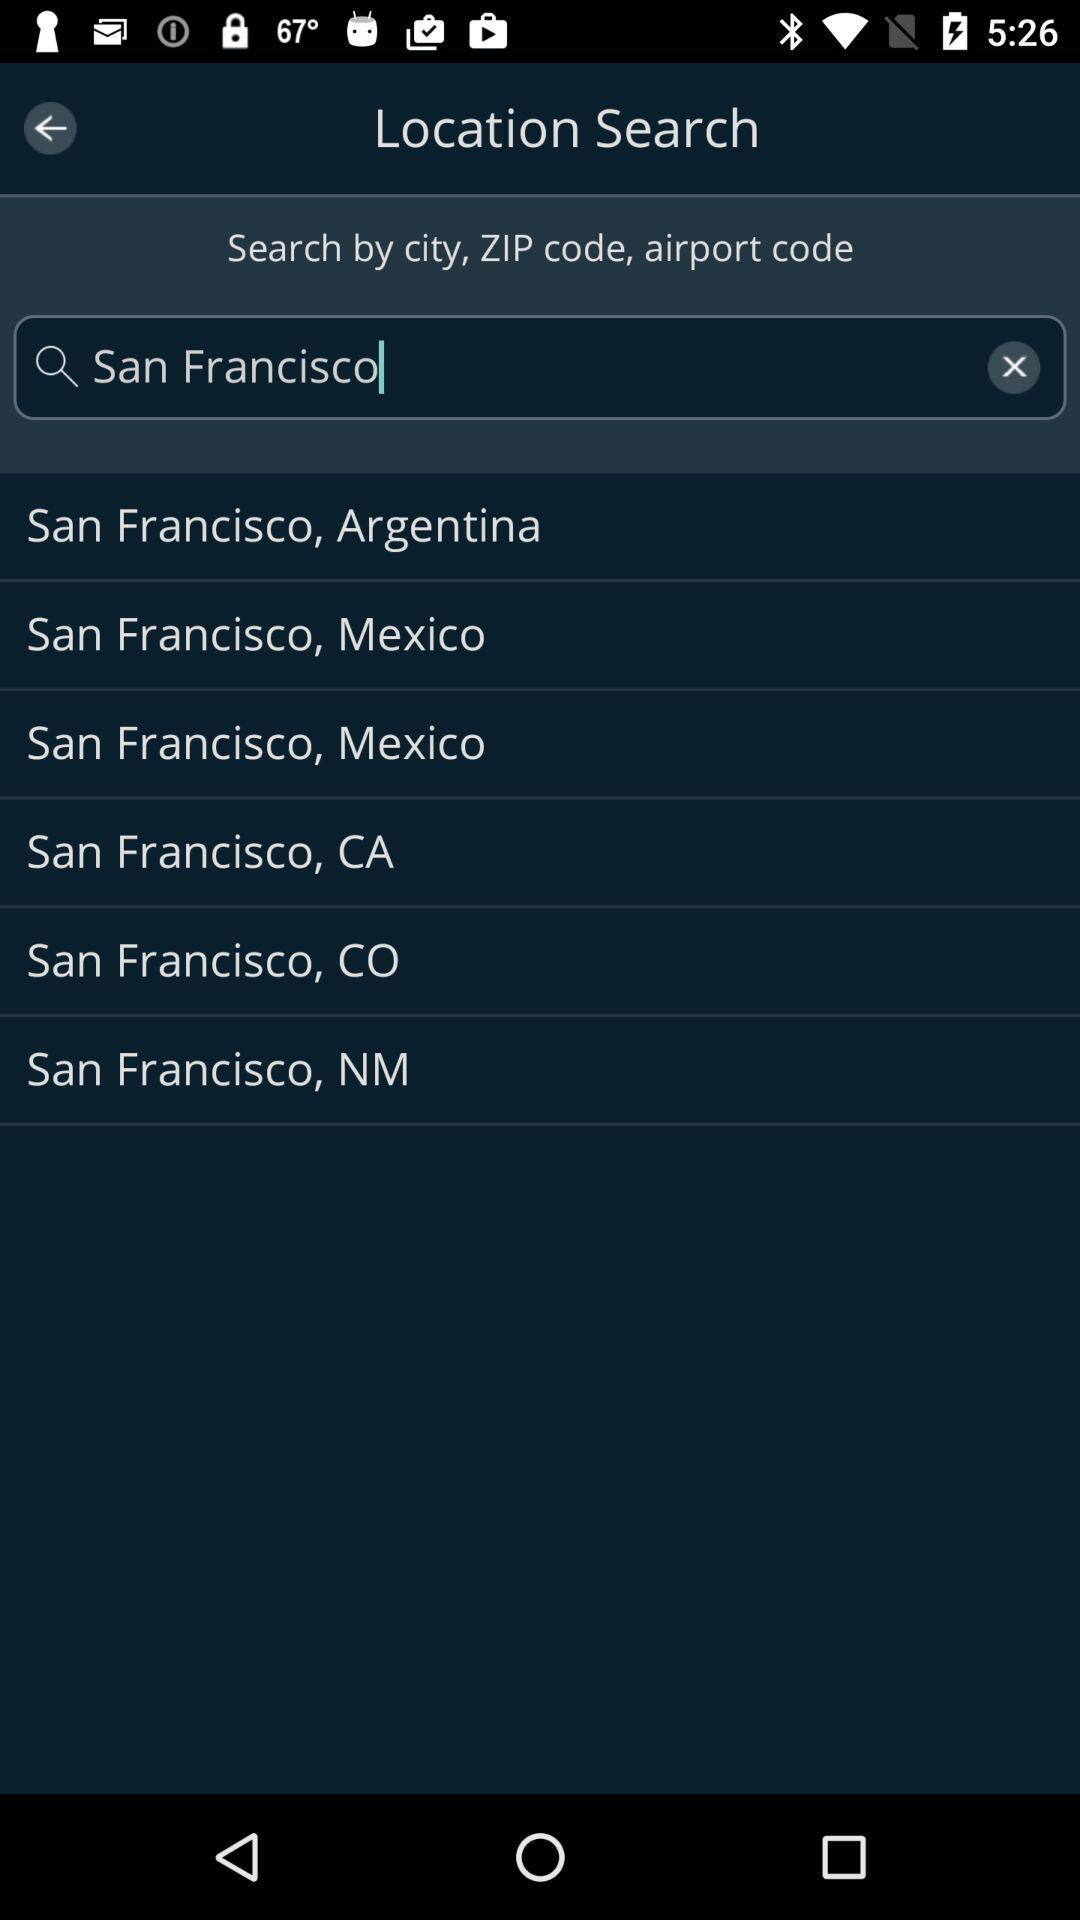 The image size is (1080, 1920). I want to click on the search icon, so click(56, 367).